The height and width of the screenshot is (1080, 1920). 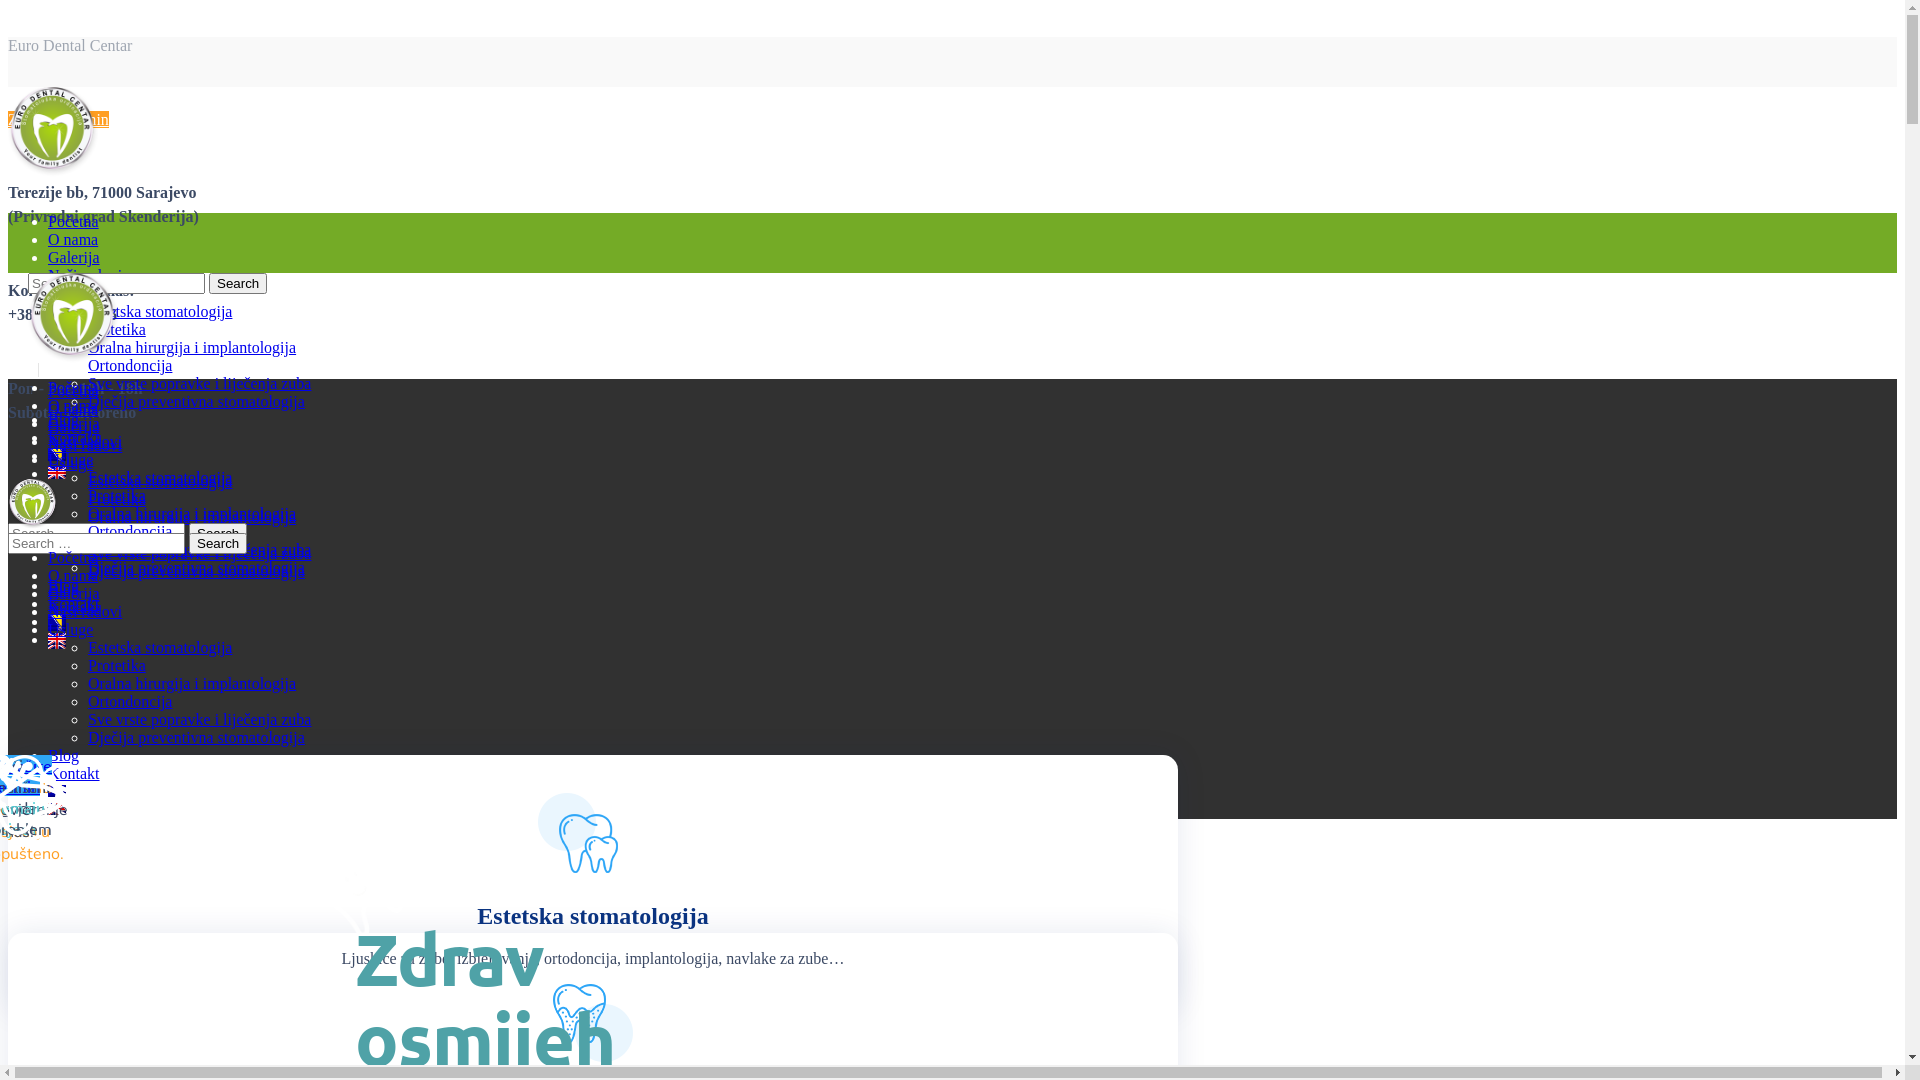 I want to click on 'Estetska stomatologija', so click(x=158, y=481).